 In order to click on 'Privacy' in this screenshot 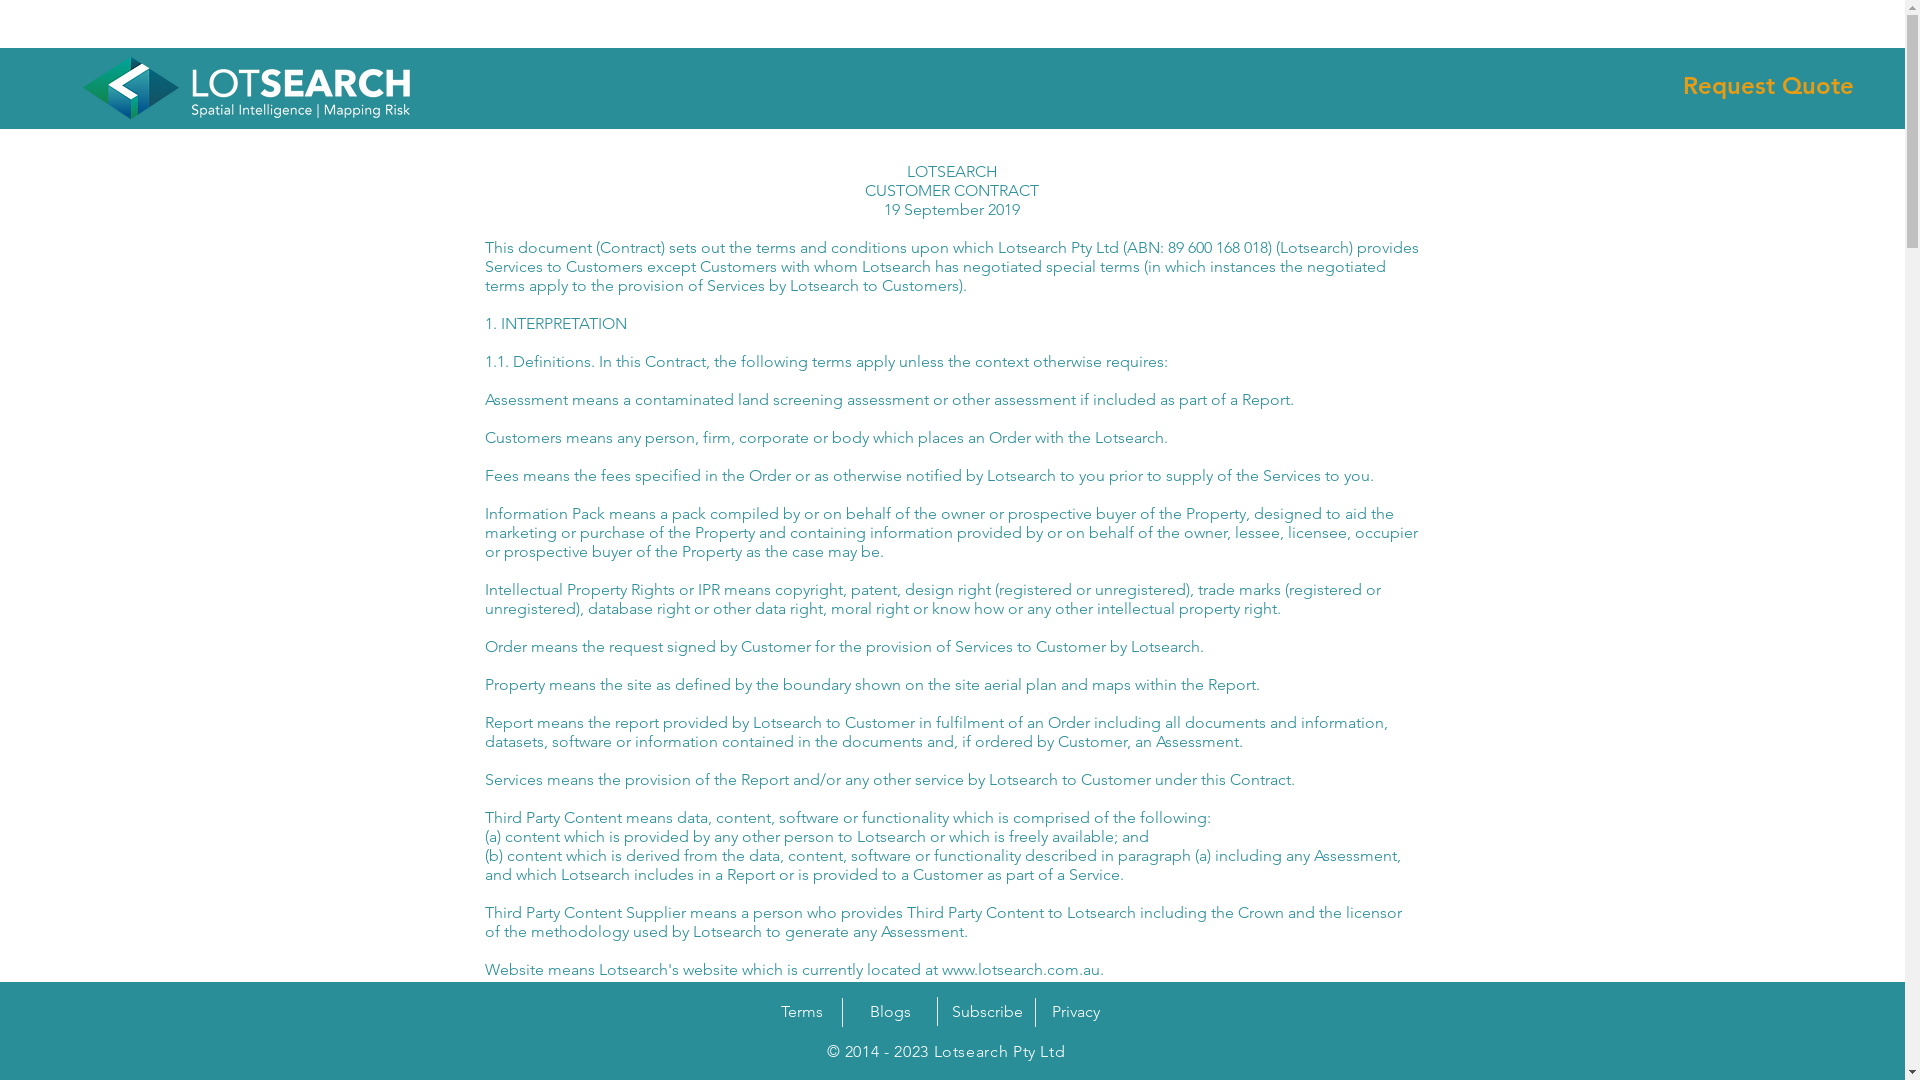, I will do `click(1074, 1011)`.